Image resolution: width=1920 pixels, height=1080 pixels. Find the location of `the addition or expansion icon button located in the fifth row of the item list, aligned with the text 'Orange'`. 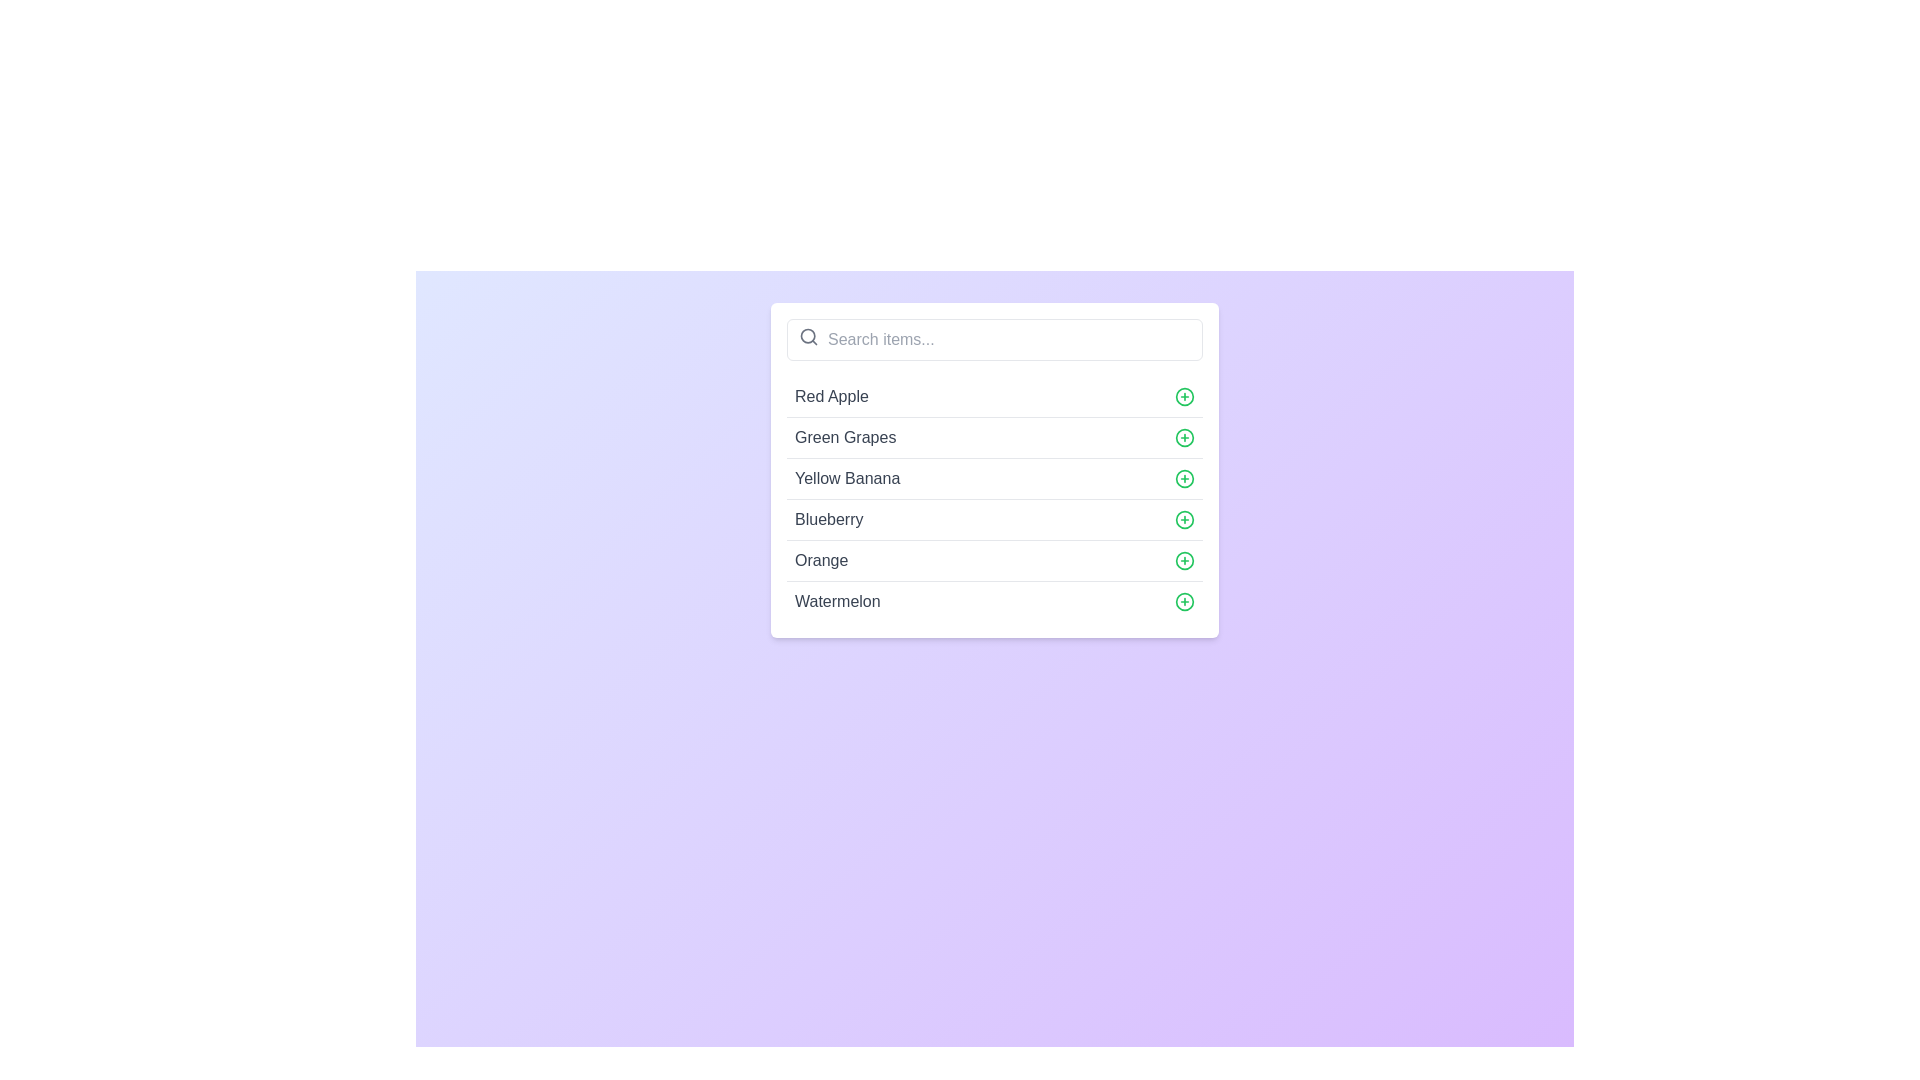

the addition or expansion icon button located in the fifth row of the item list, aligned with the text 'Orange' is located at coordinates (1185, 560).